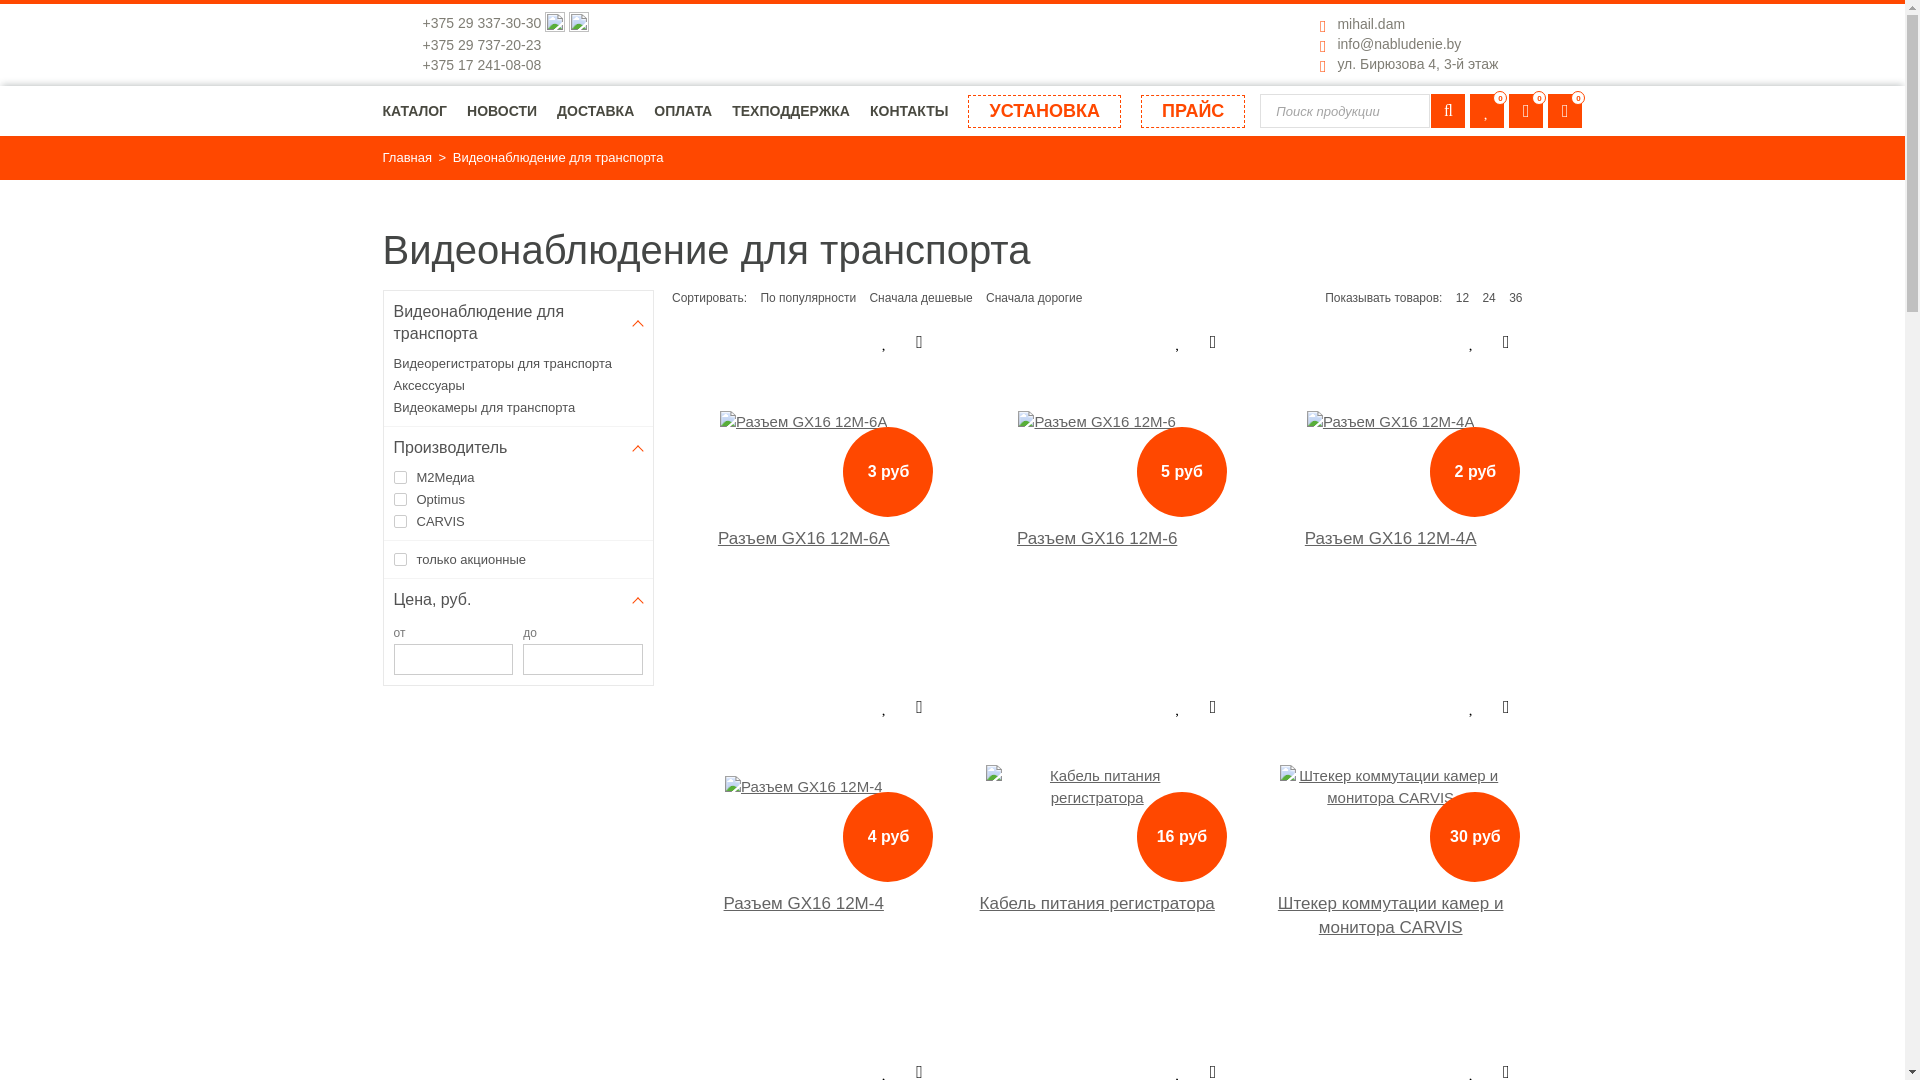 The height and width of the screenshot is (1080, 1920). What do you see at coordinates (1508, 111) in the screenshot?
I see `'0'` at bounding box center [1508, 111].